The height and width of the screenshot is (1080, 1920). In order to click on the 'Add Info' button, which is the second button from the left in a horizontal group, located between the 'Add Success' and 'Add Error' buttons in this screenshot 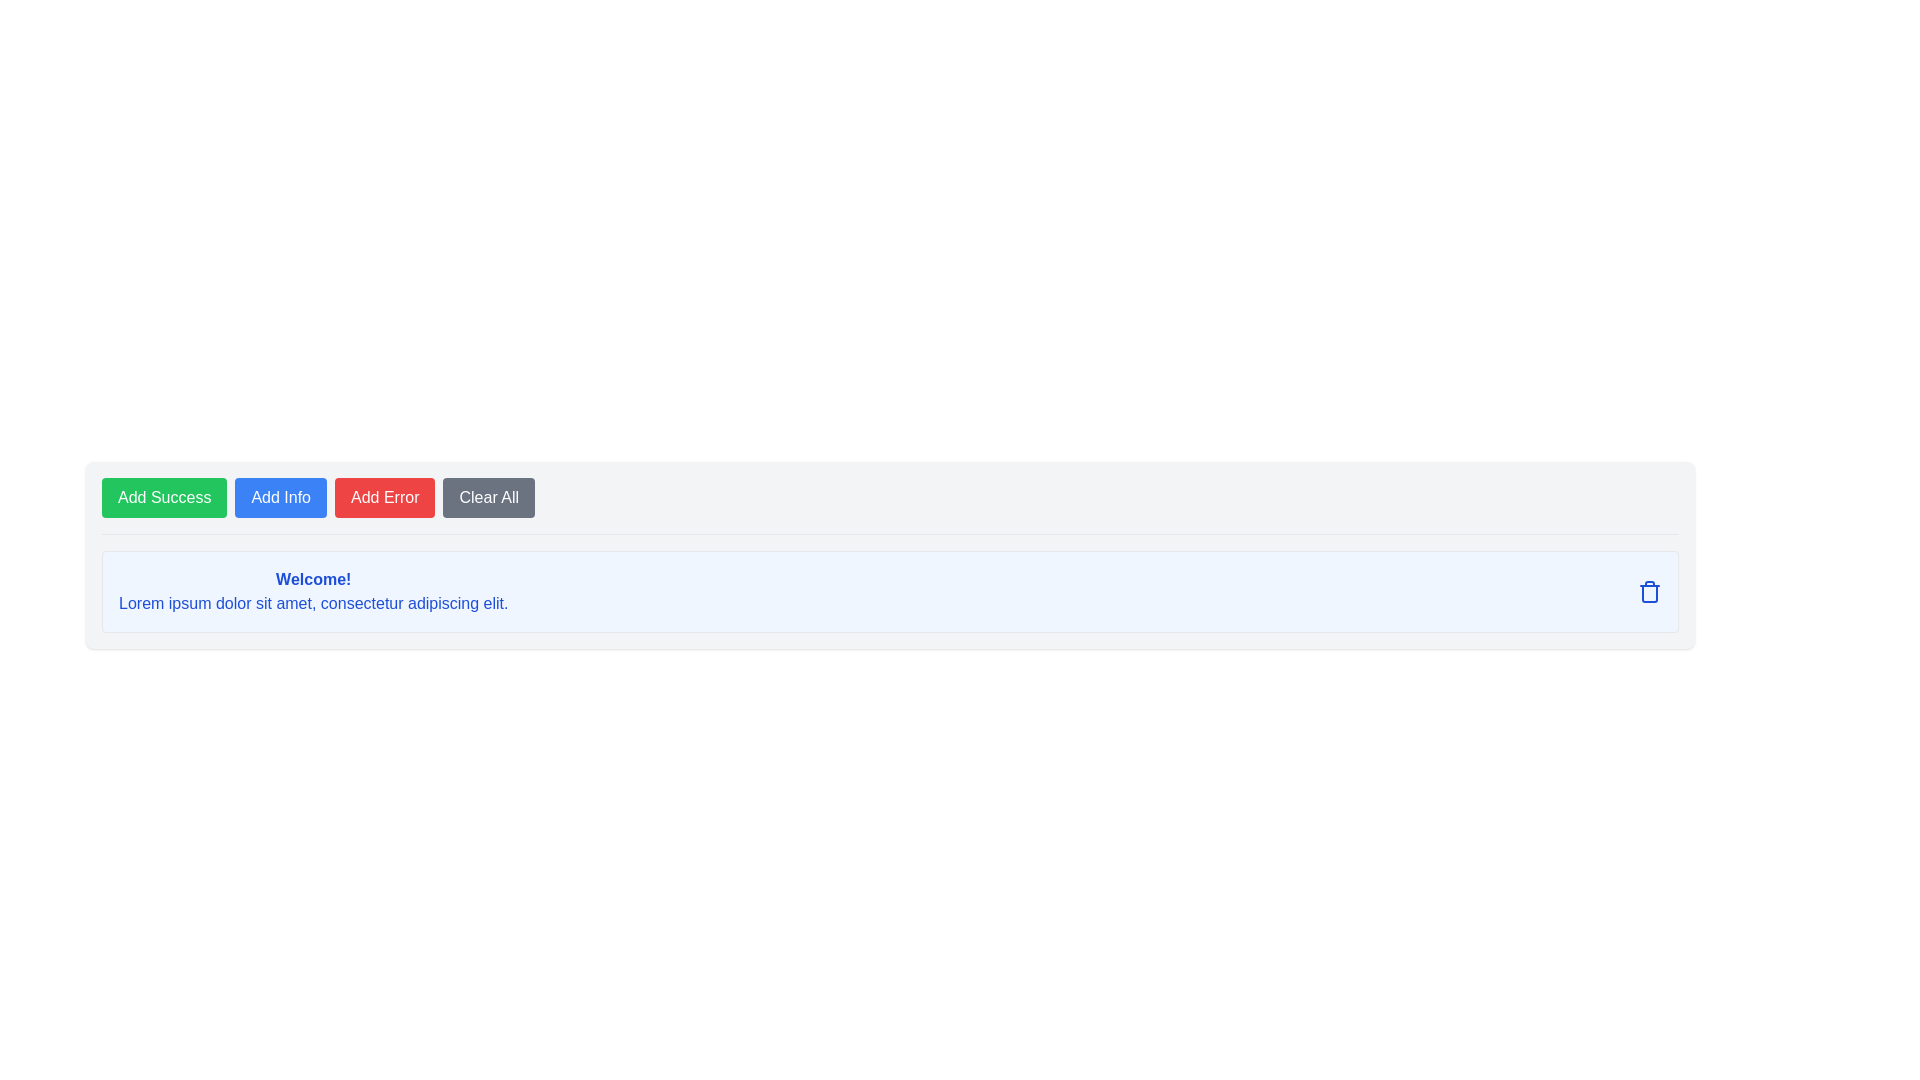, I will do `click(280, 496)`.